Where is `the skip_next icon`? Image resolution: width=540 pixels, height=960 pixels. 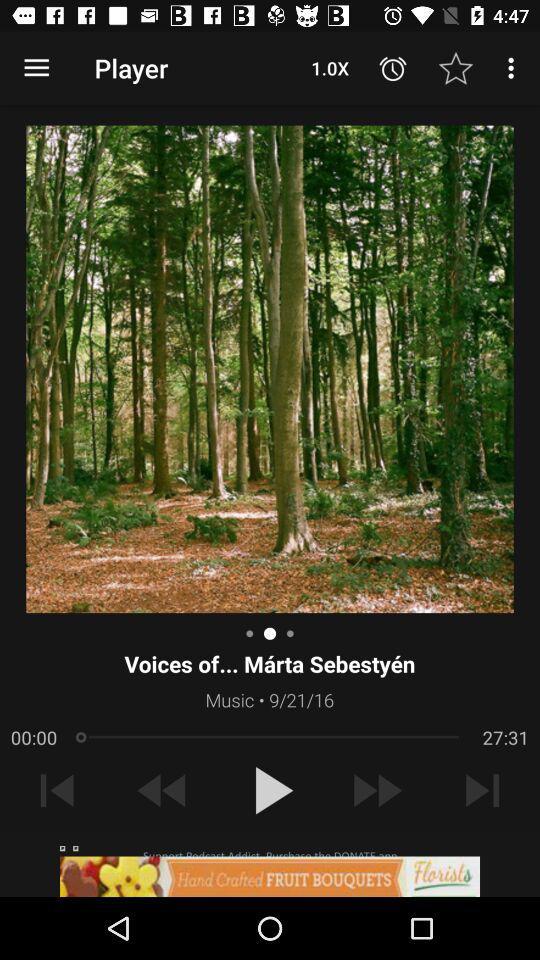 the skip_next icon is located at coordinates (481, 790).